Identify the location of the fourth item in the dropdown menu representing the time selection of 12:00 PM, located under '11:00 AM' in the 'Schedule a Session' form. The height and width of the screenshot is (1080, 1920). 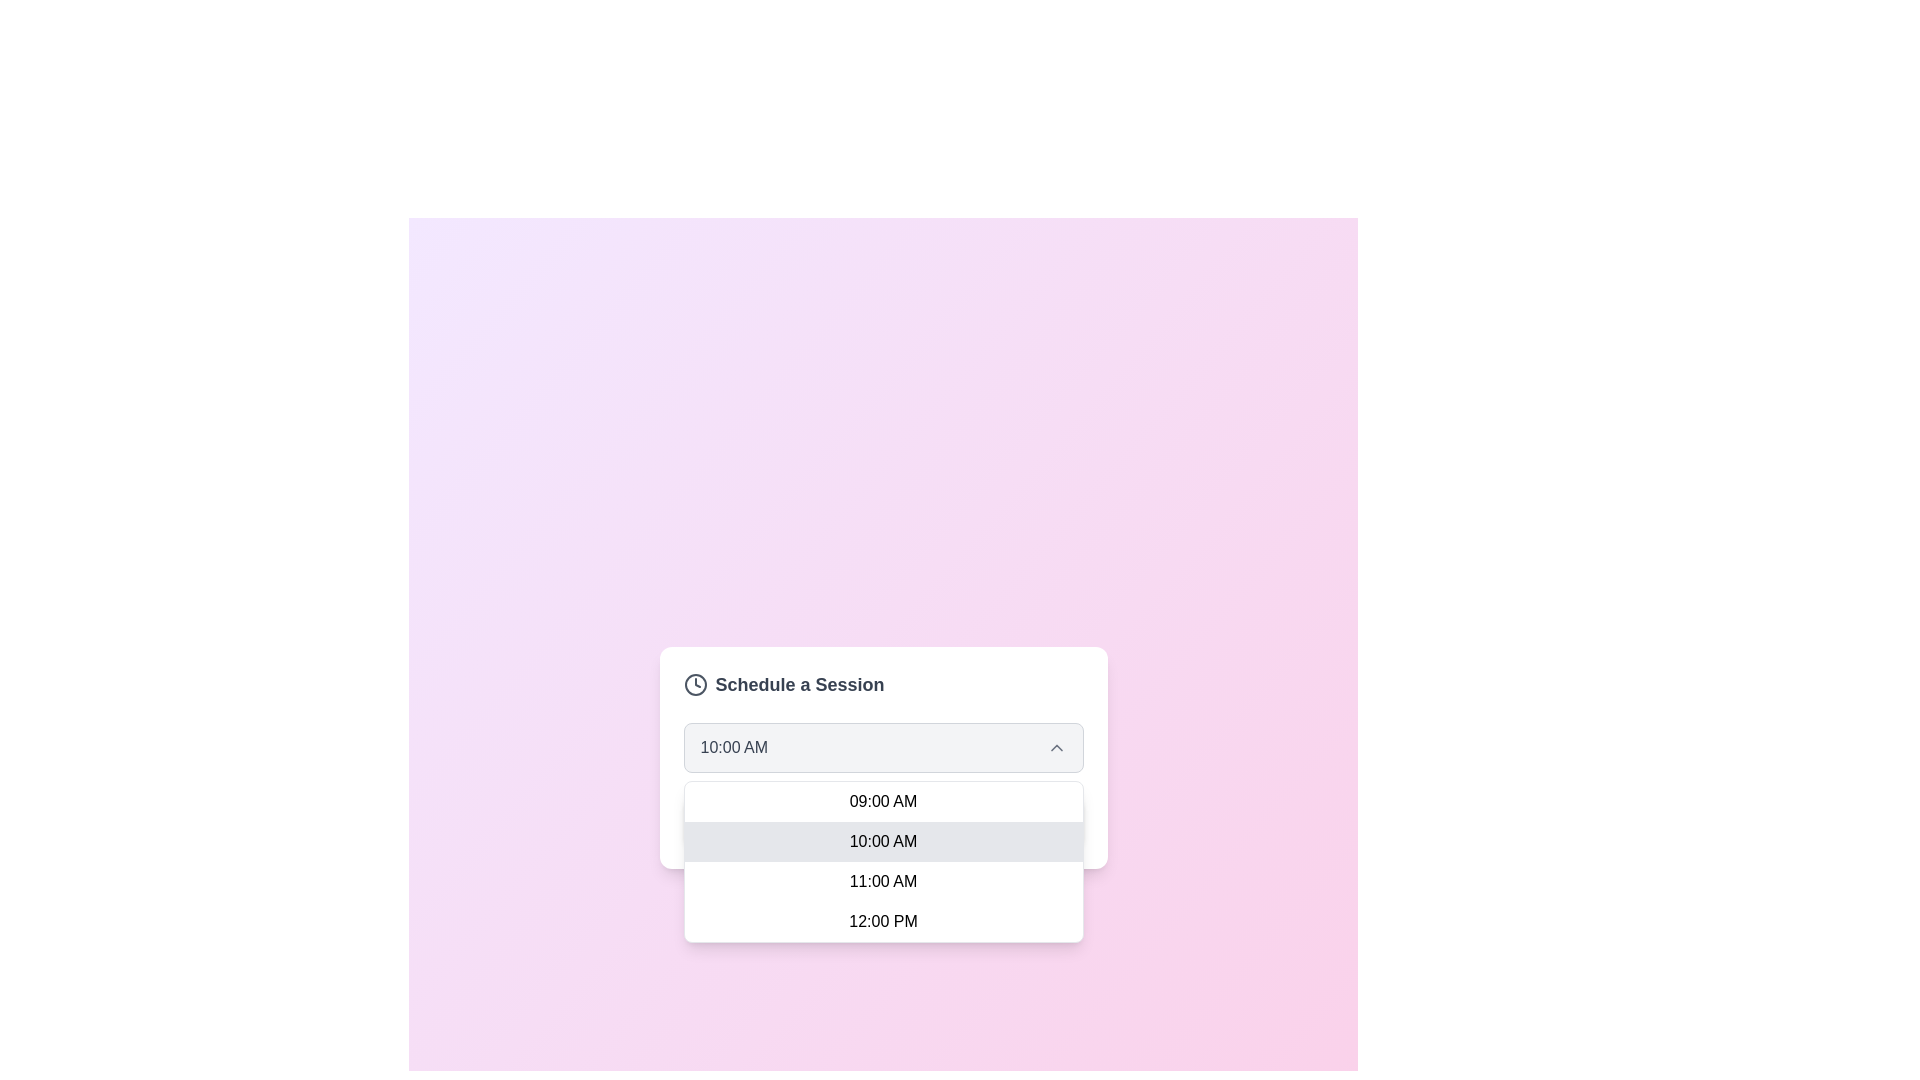
(882, 921).